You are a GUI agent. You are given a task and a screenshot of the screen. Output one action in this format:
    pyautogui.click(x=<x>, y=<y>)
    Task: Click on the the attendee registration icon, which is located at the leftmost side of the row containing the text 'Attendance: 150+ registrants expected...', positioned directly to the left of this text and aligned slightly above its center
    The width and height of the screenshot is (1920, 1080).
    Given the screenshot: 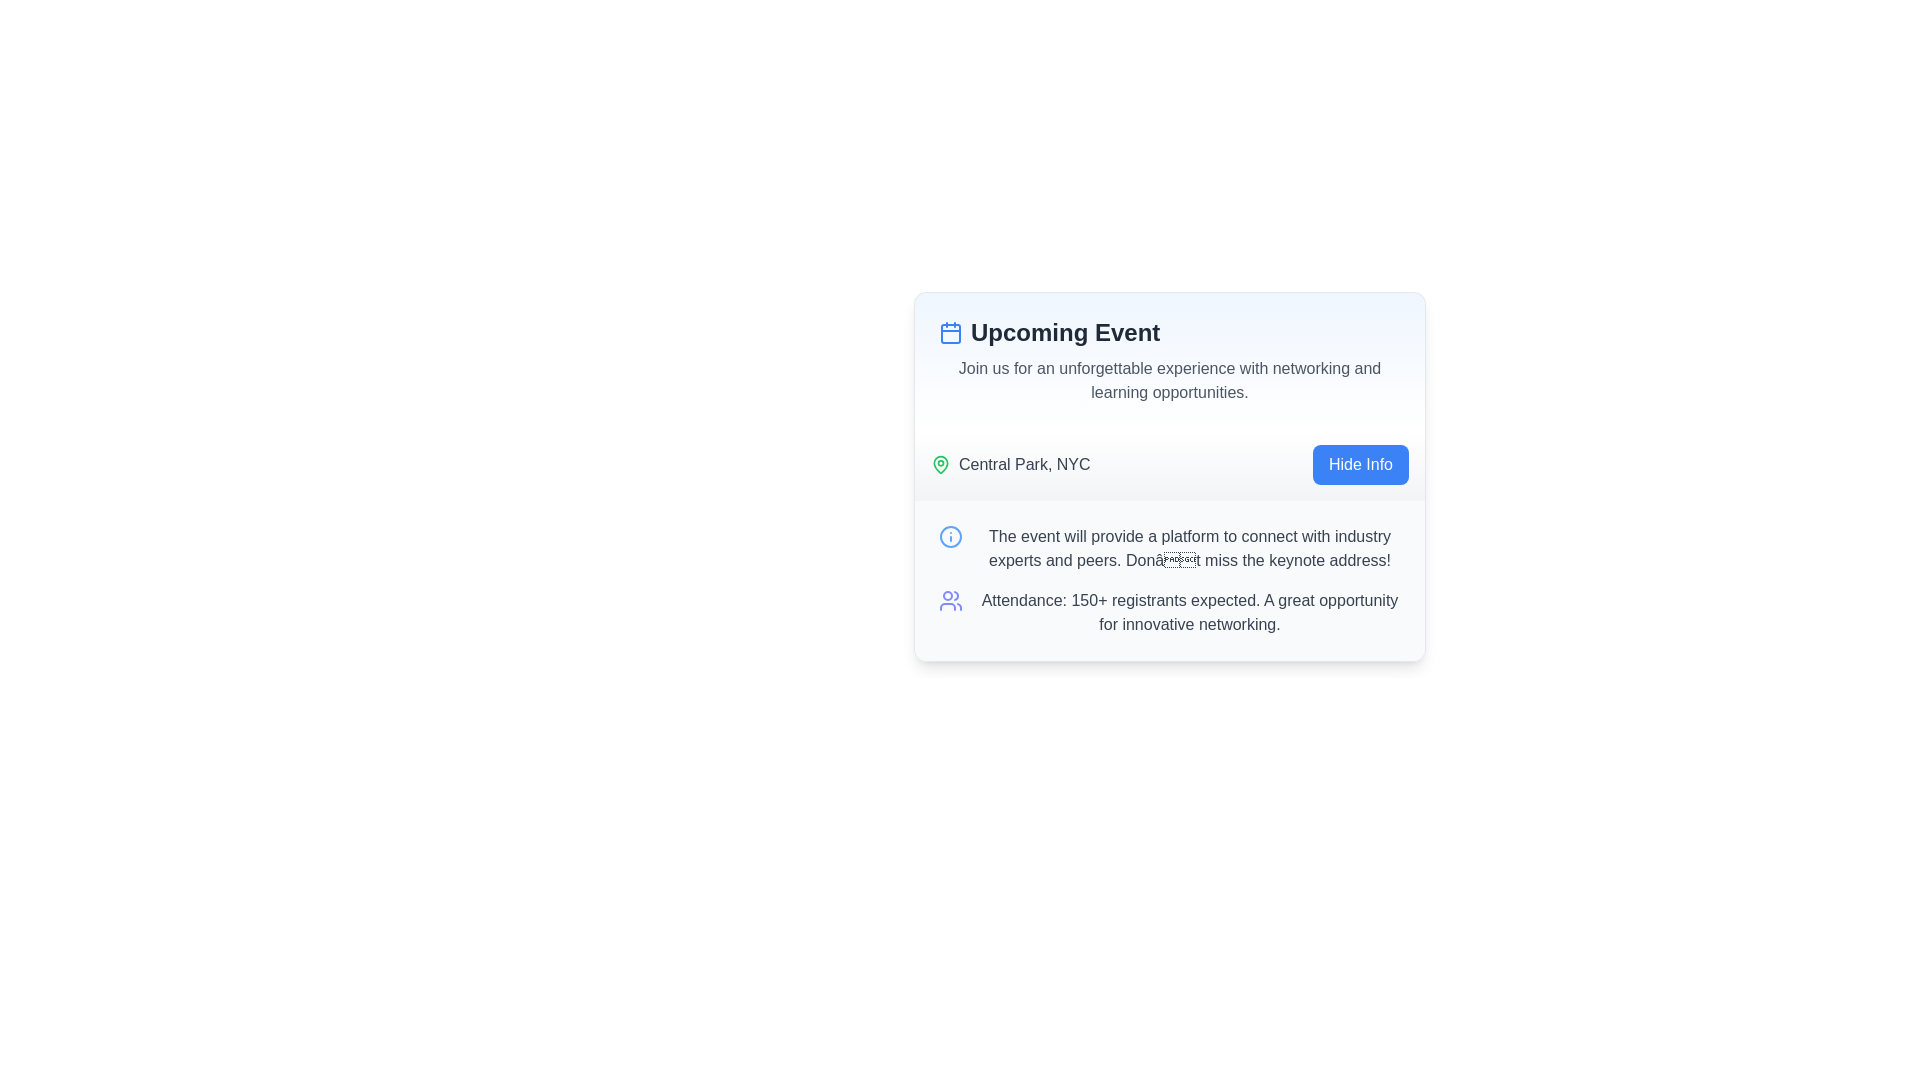 What is the action you would take?
    pyautogui.click(x=949, y=600)
    